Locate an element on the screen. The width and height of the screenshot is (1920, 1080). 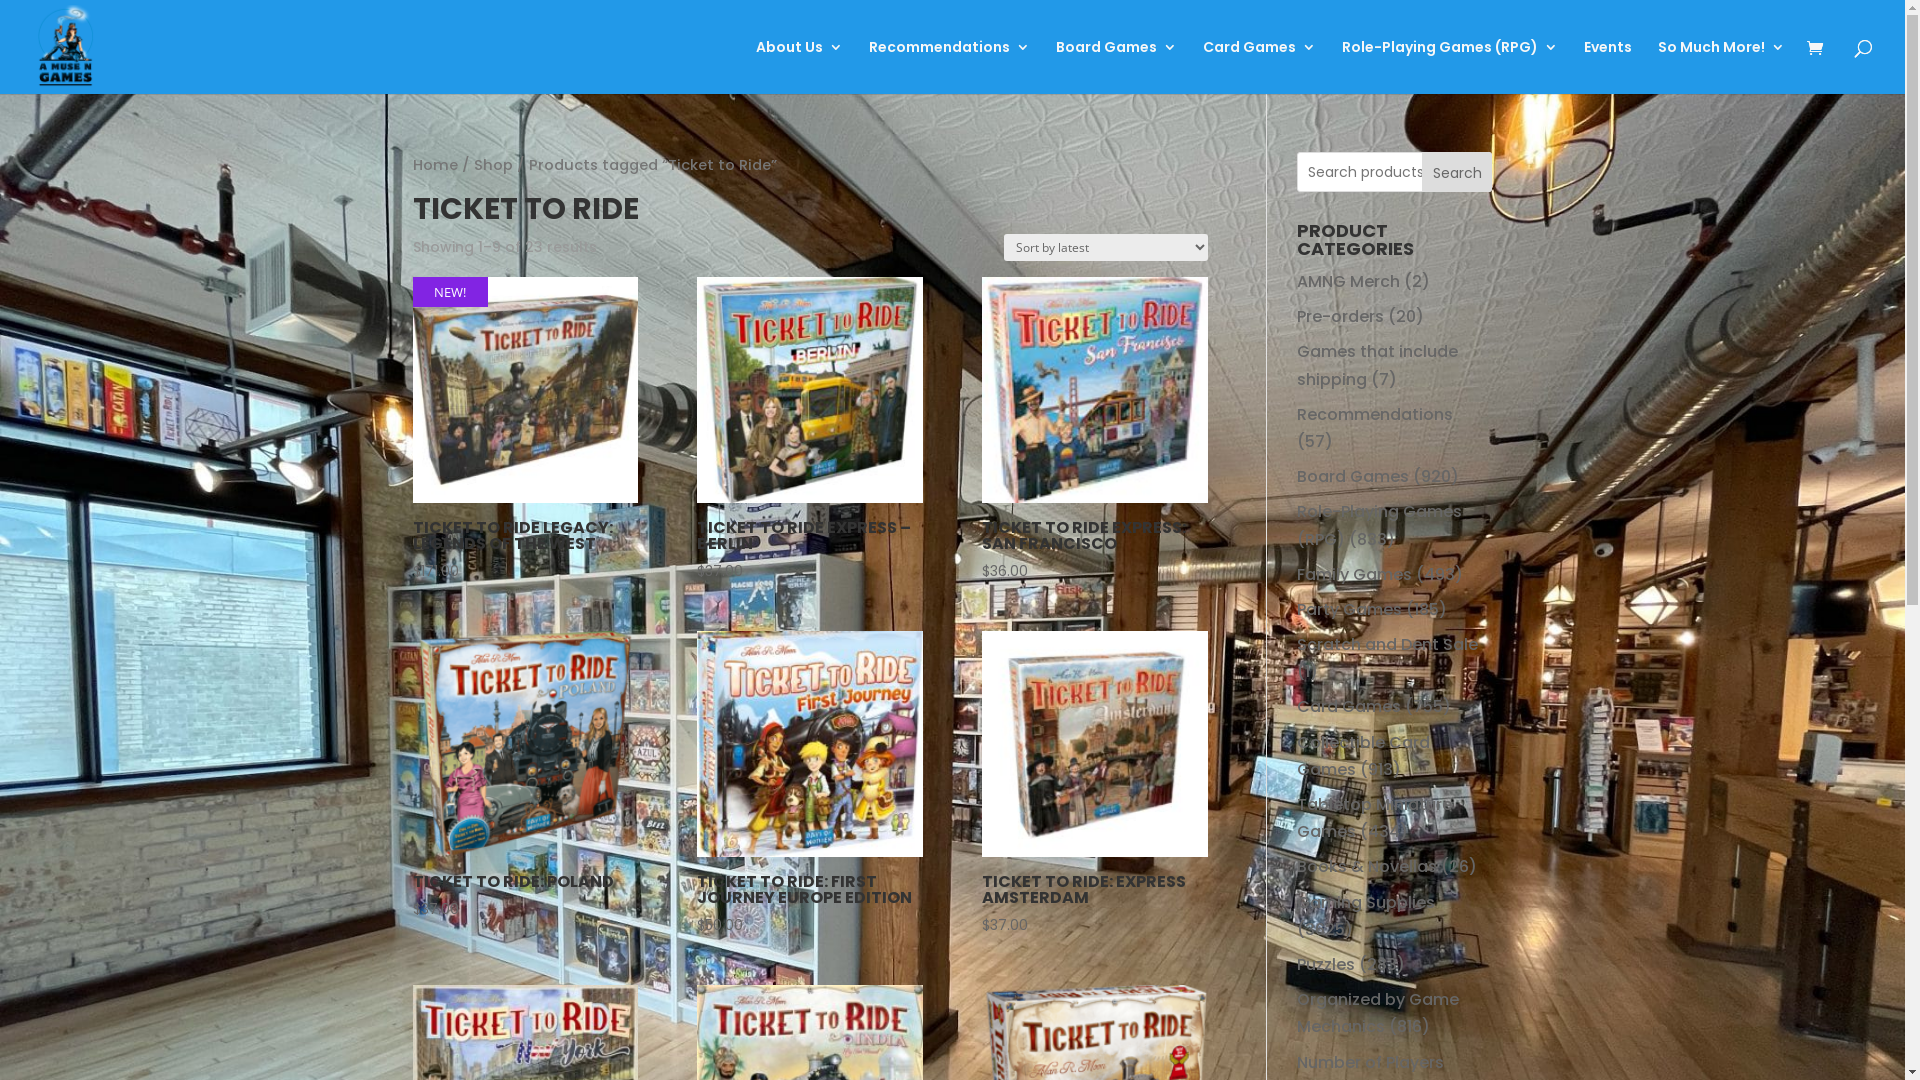
'Role-Playing Games (RPG)' is located at coordinates (1449, 65).